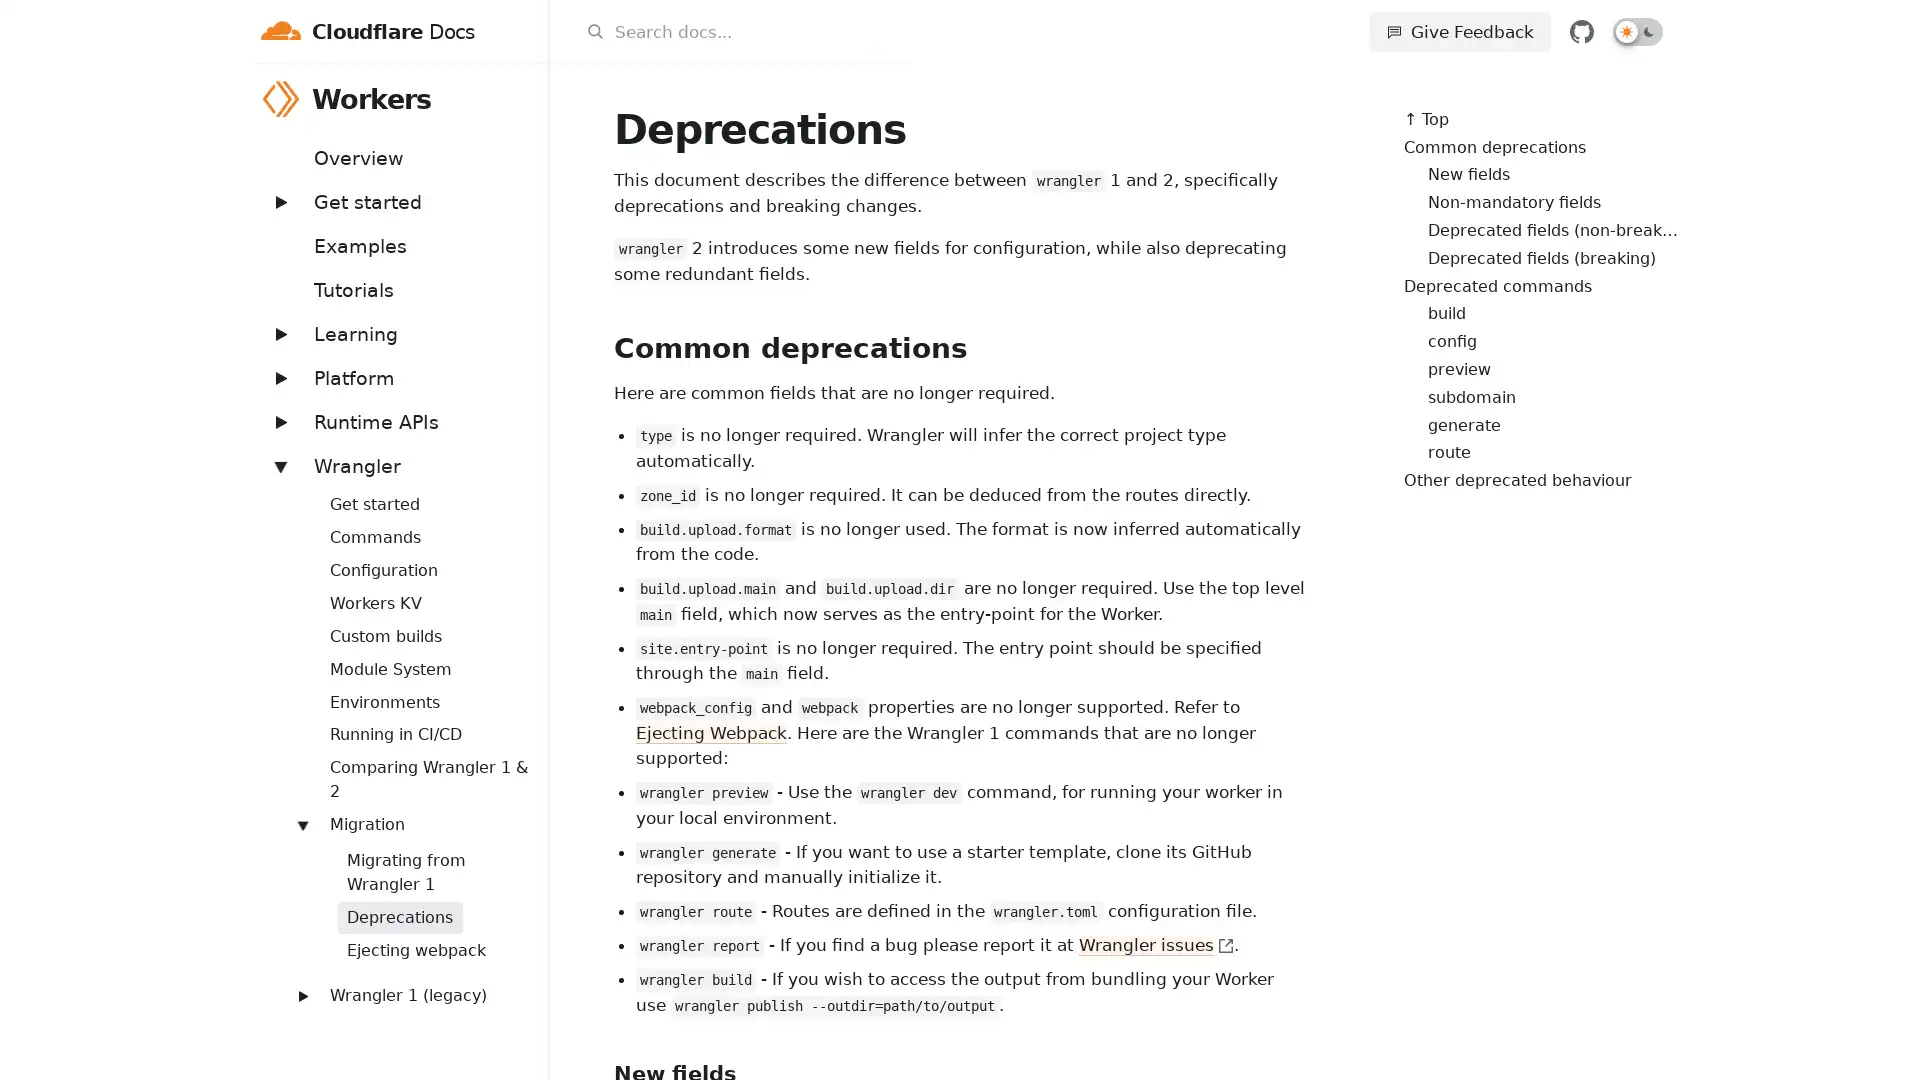 This screenshot has width=1920, height=1080. What do you see at coordinates (278, 332) in the screenshot?
I see `Expand: Learning` at bounding box center [278, 332].